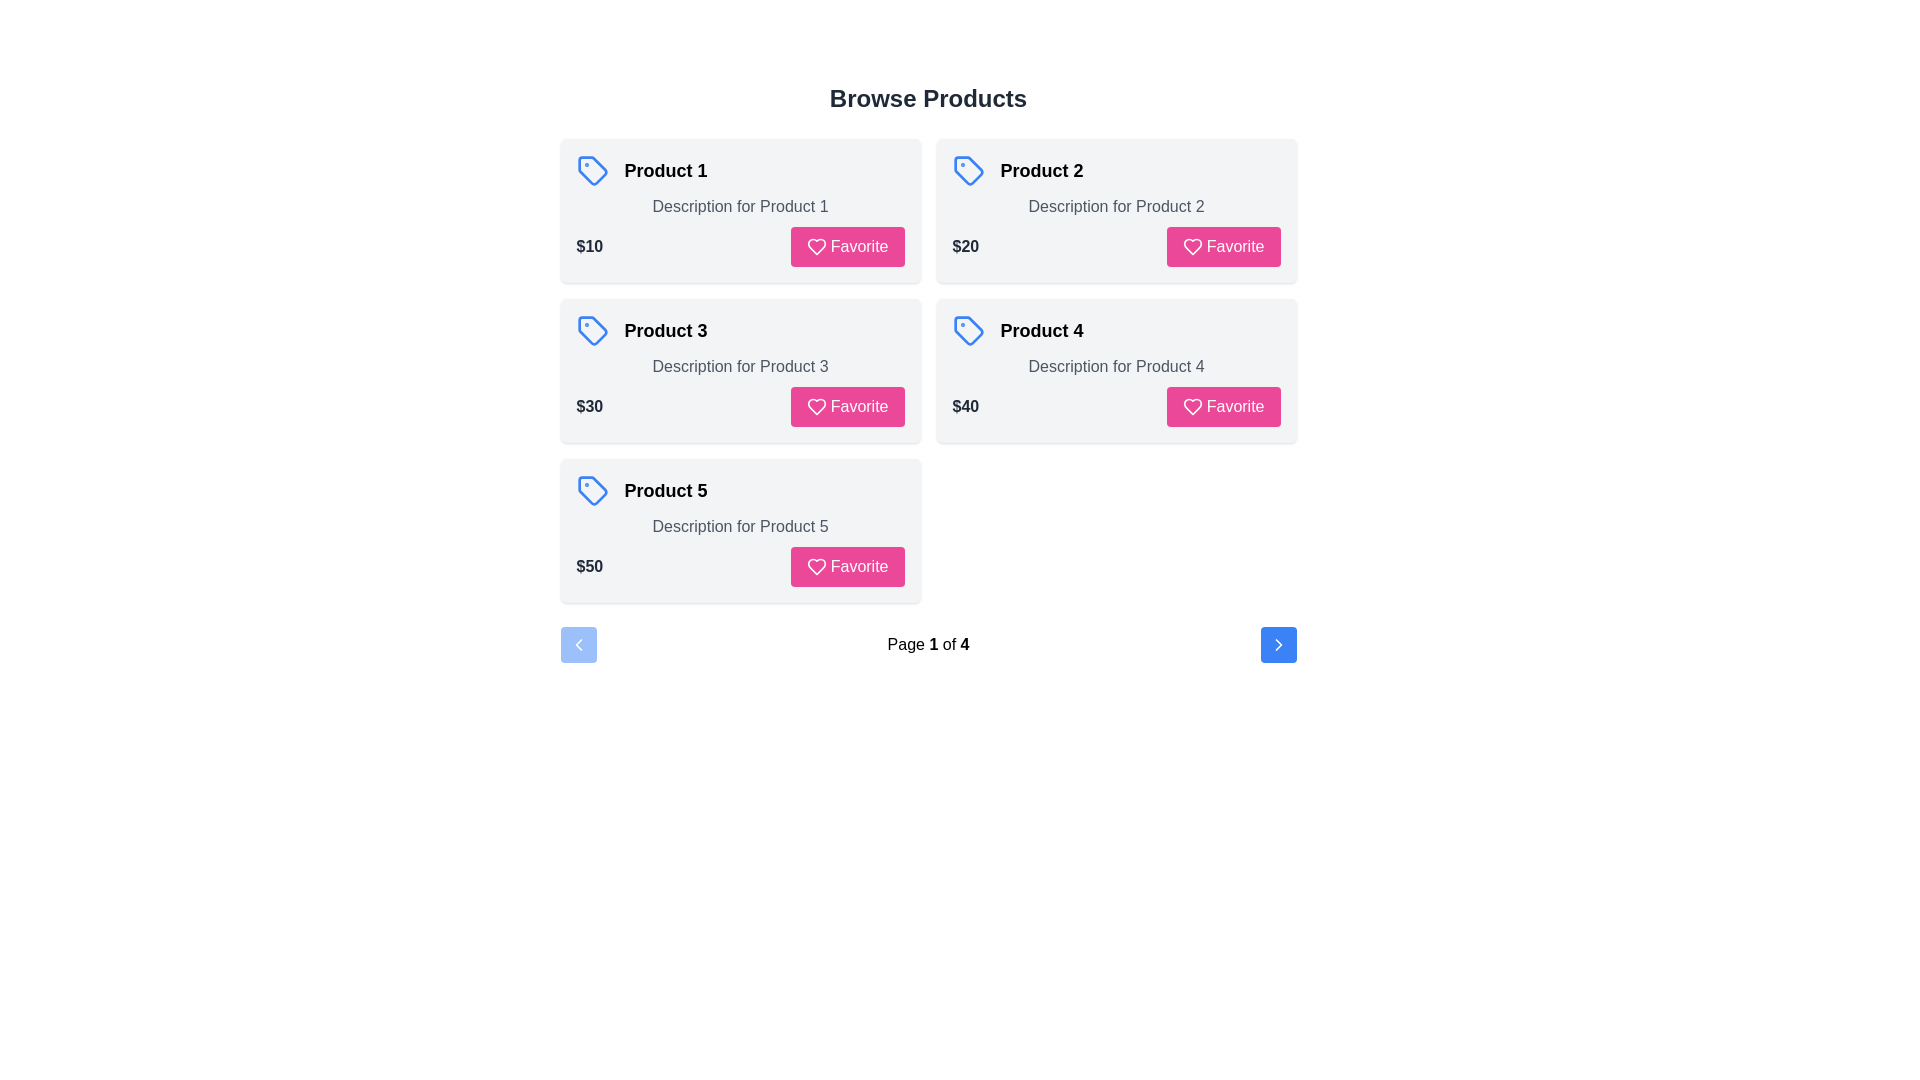 Image resolution: width=1920 pixels, height=1080 pixels. What do you see at coordinates (1222, 406) in the screenshot?
I see `the 'Favorite' button with a pink background located at the bottom right corner of the 'Product 4' card` at bounding box center [1222, 406].